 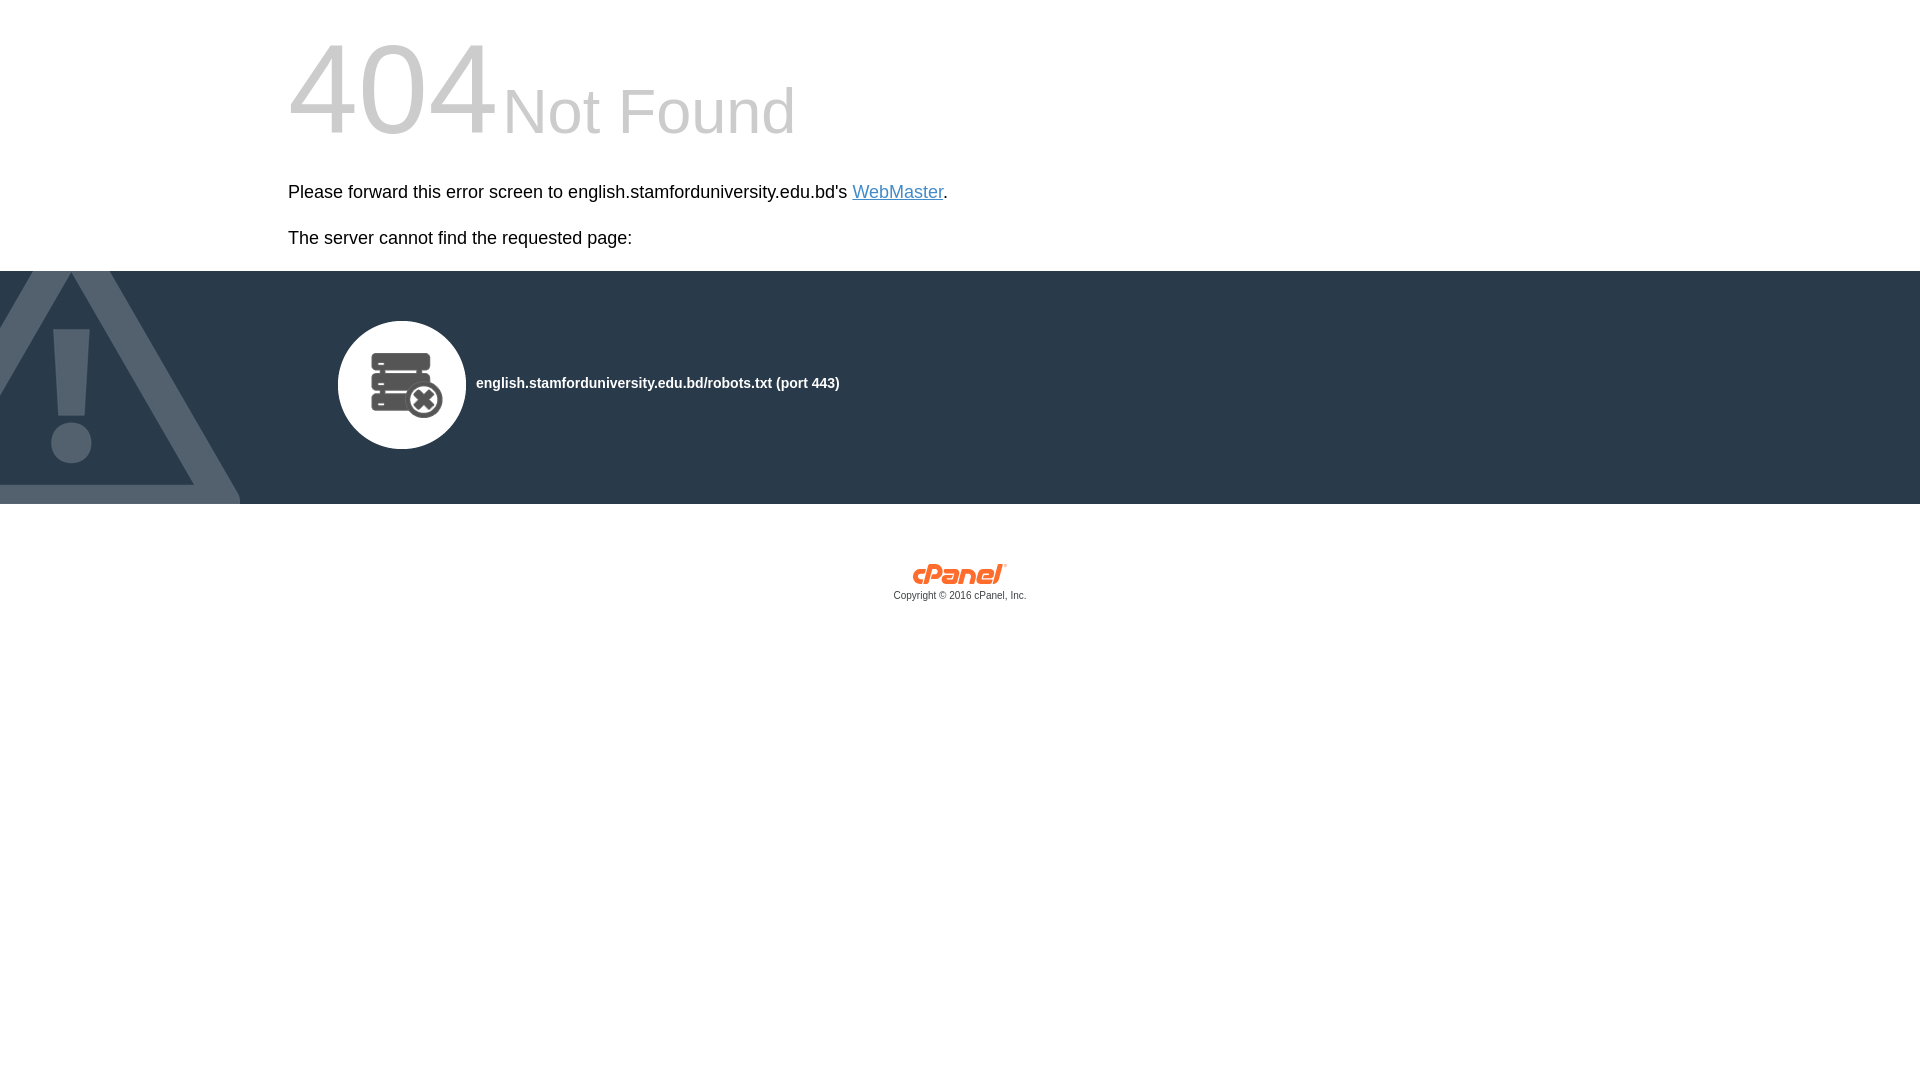 I want to click on 'WebMaster', so click(x=851, y=192).